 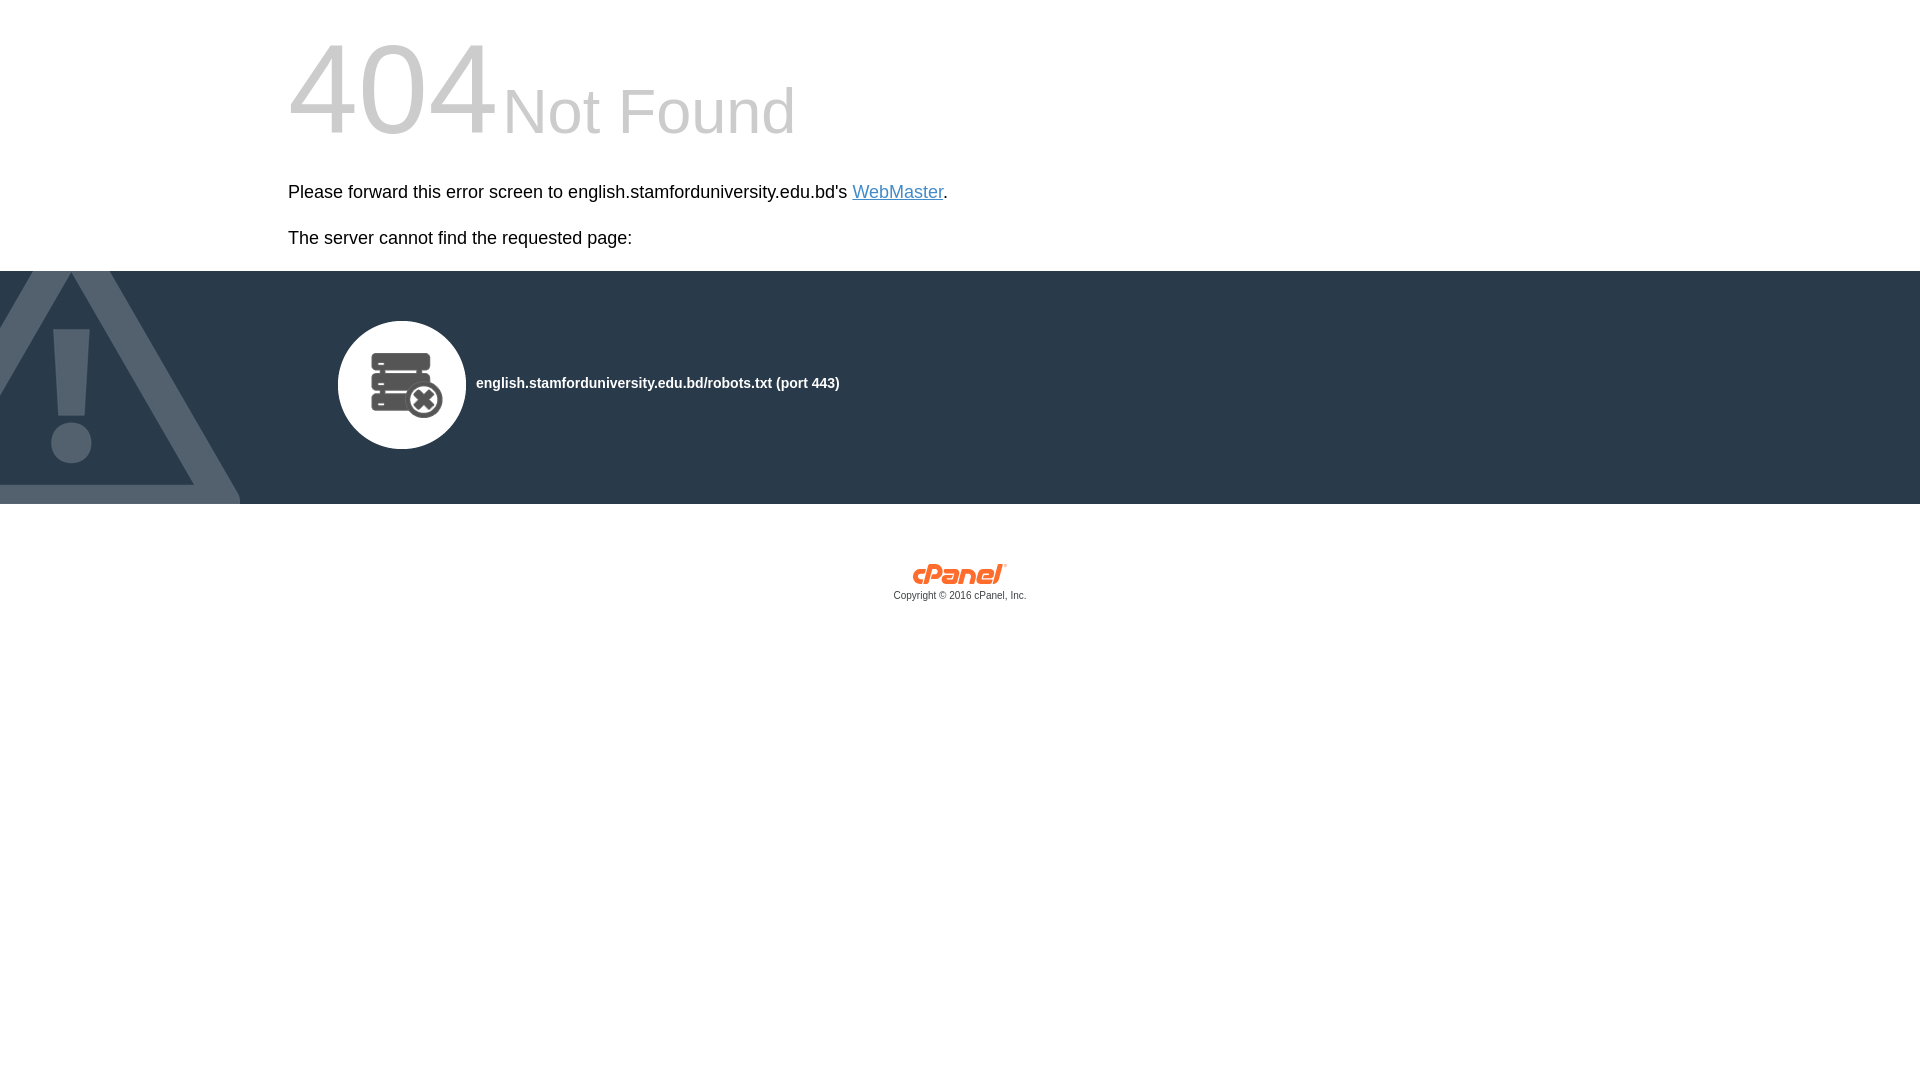 I want to click on 'WebMaster', so click(x=851, y=192).